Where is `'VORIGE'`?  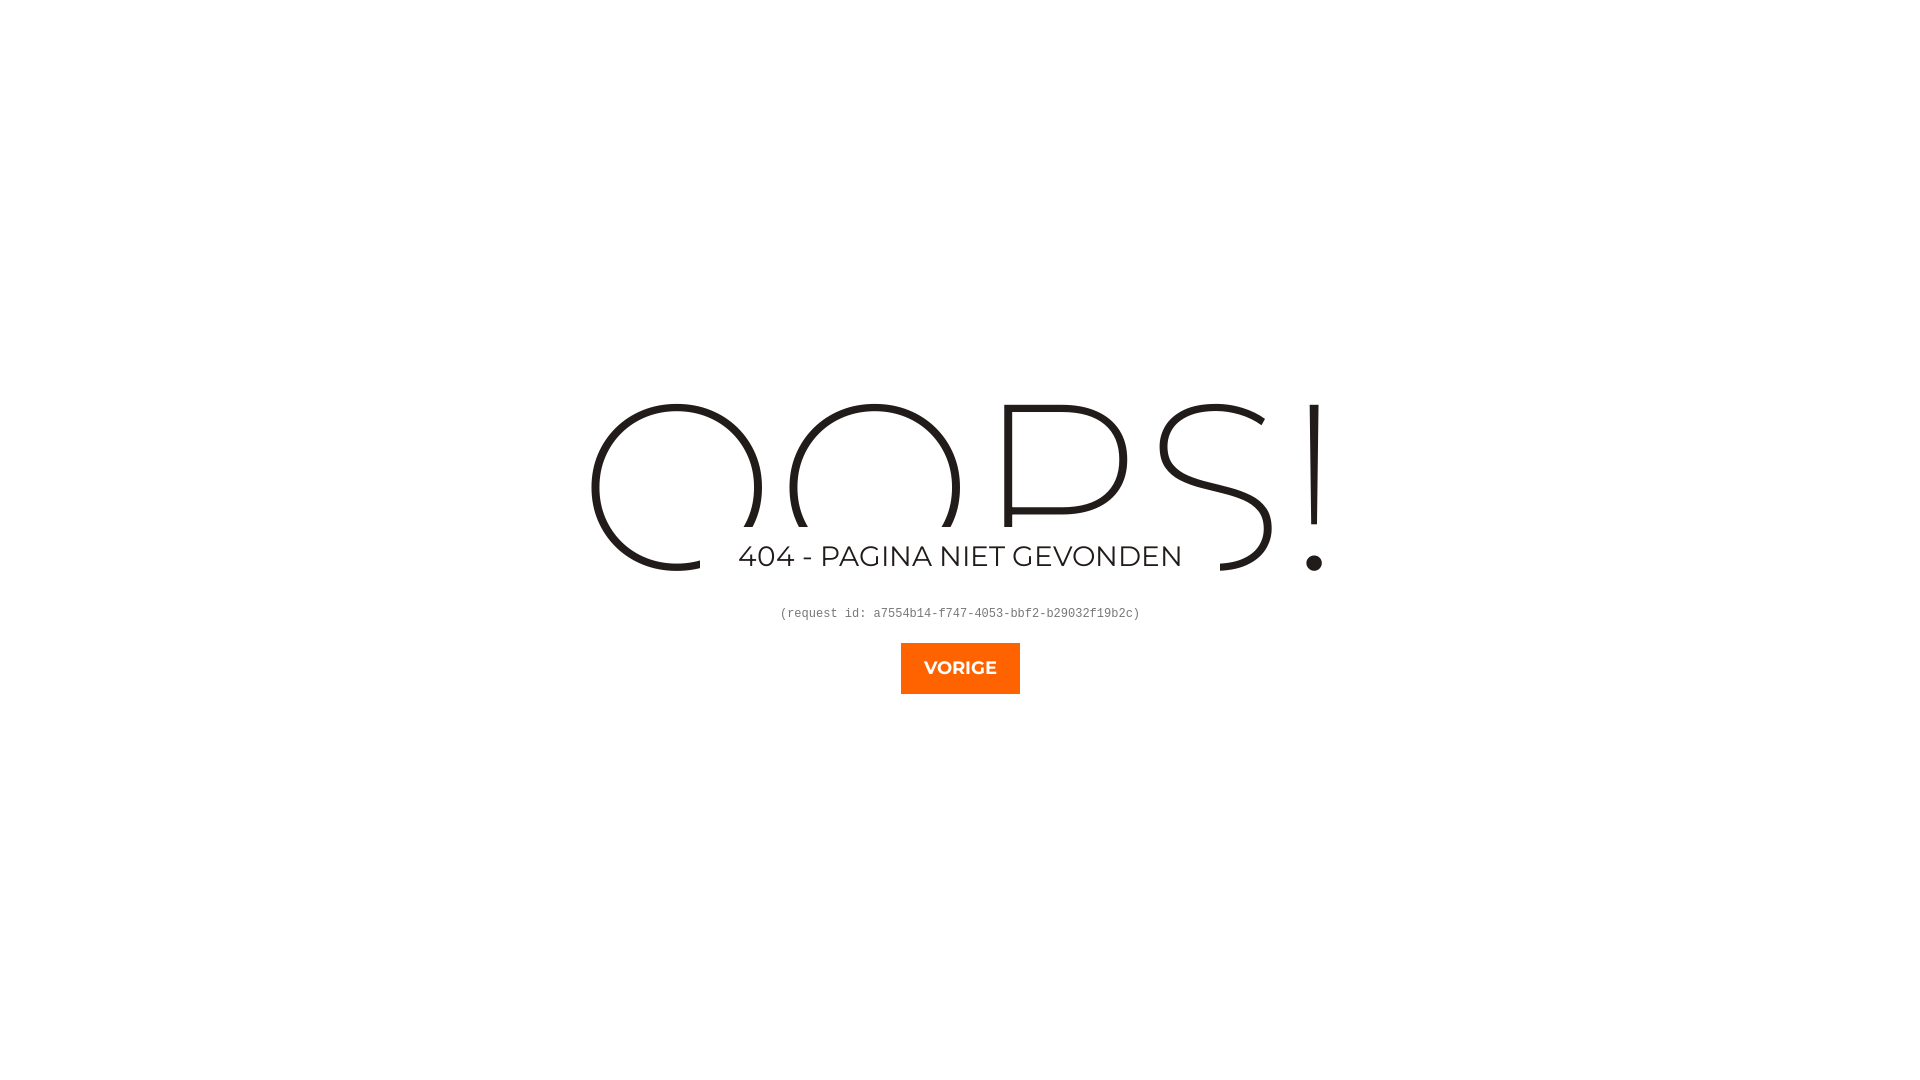 'VORIGE' is located at coordinates (958, 668).